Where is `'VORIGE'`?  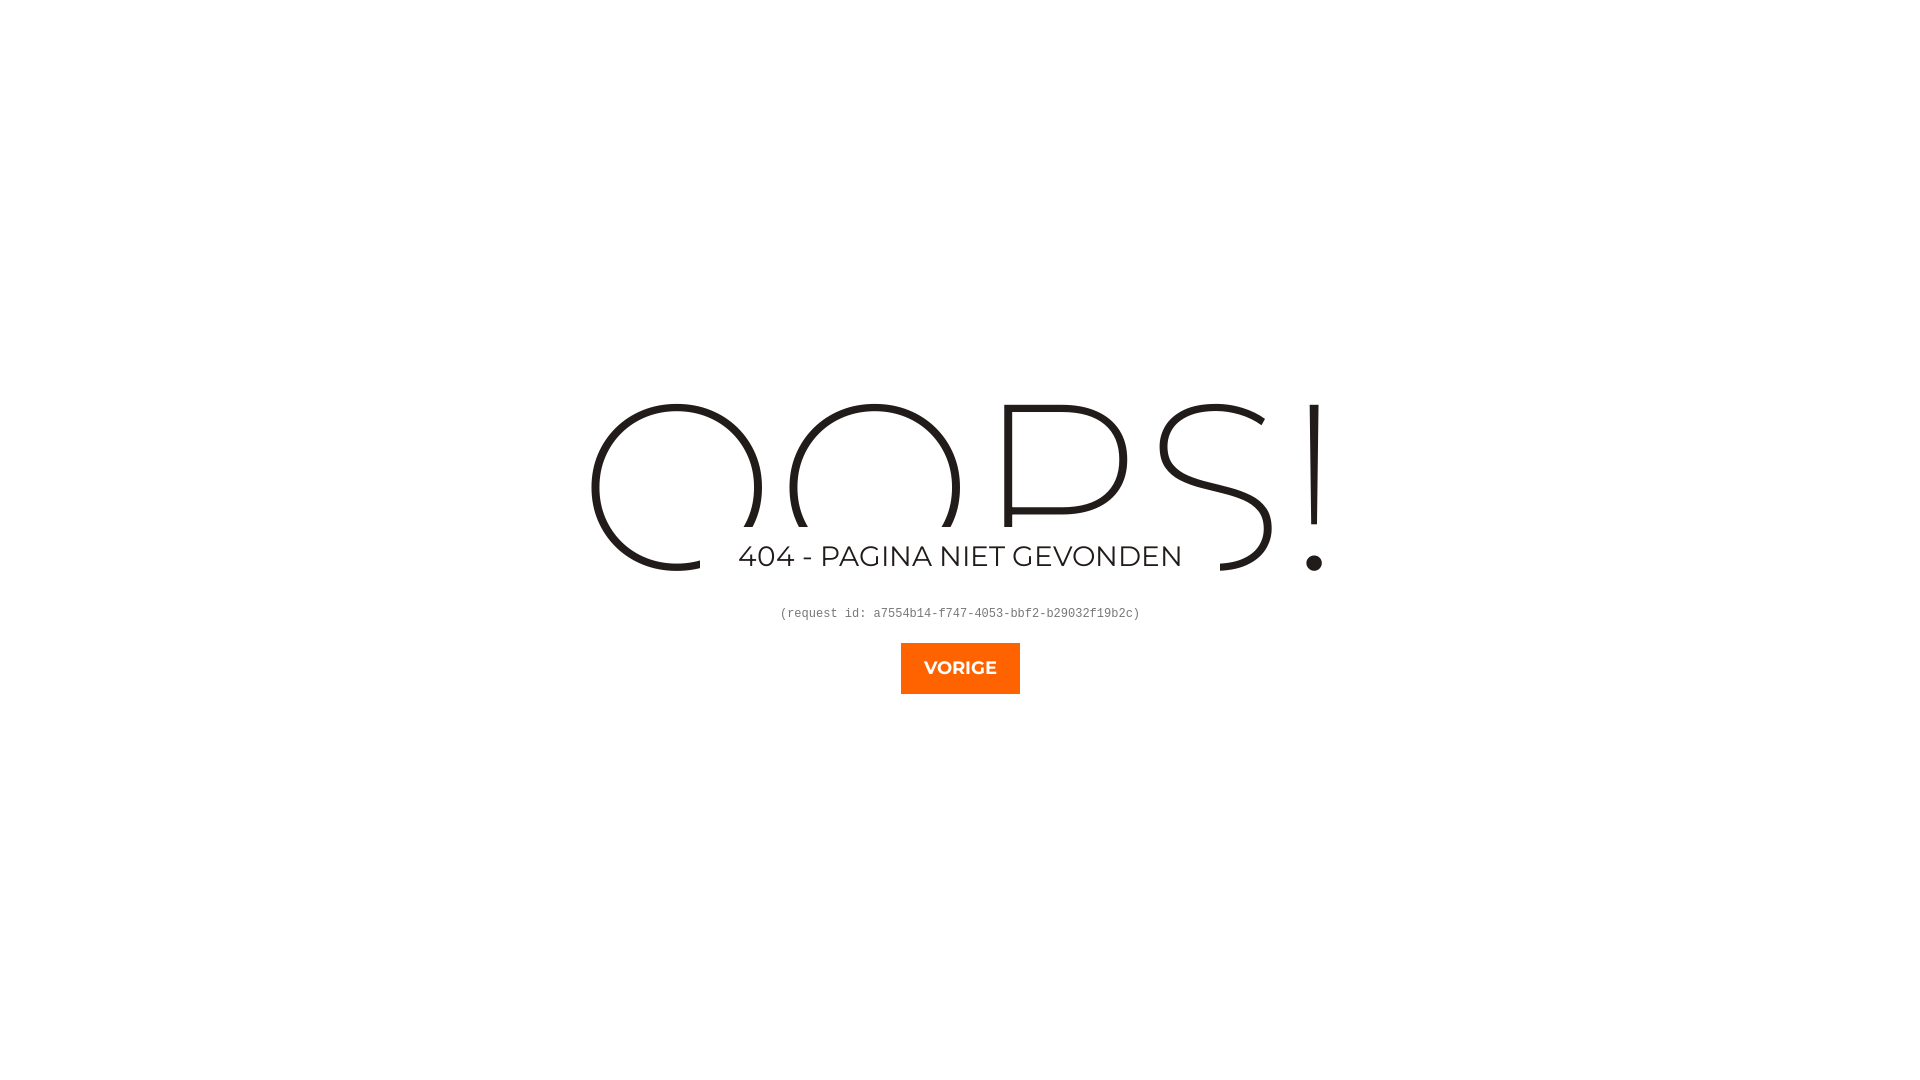 'VORIGE' is located at coordinates (958, 668).